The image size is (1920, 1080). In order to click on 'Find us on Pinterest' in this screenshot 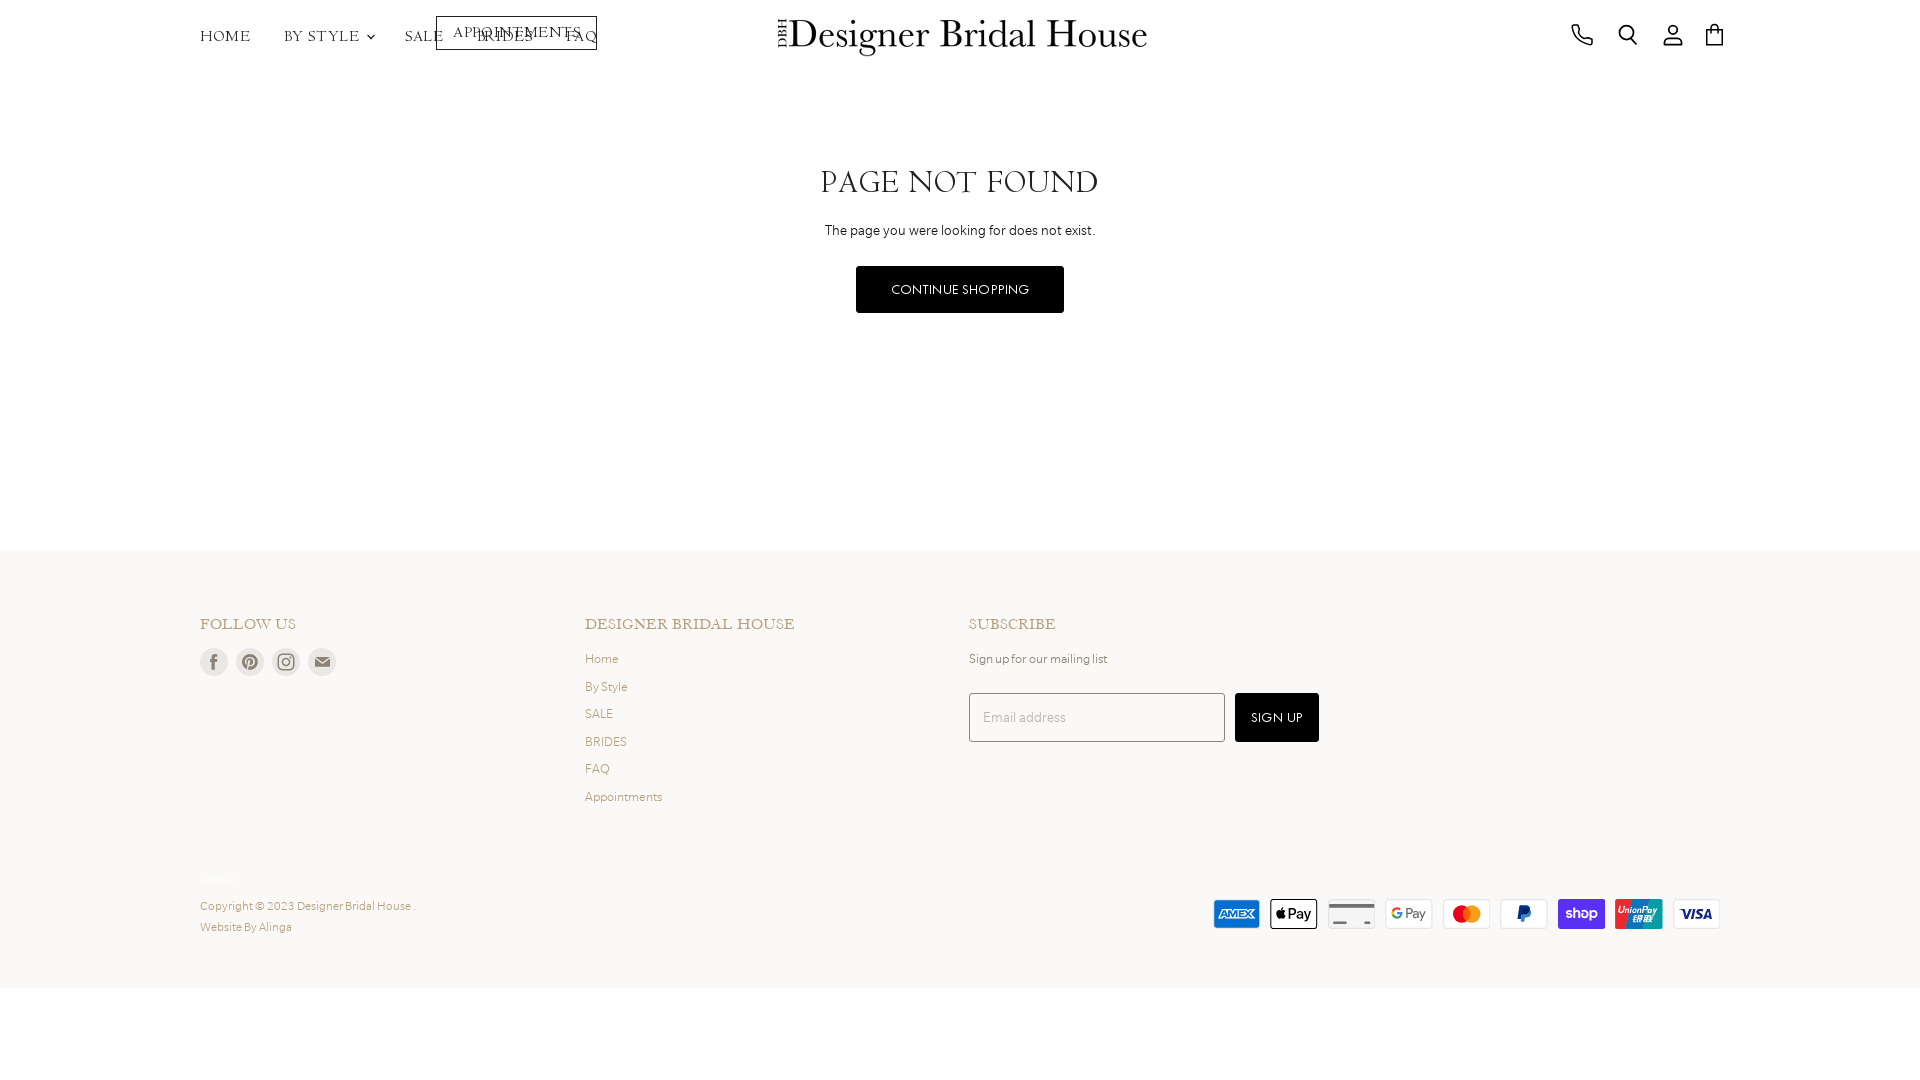, I will do `click(248, 662)`.